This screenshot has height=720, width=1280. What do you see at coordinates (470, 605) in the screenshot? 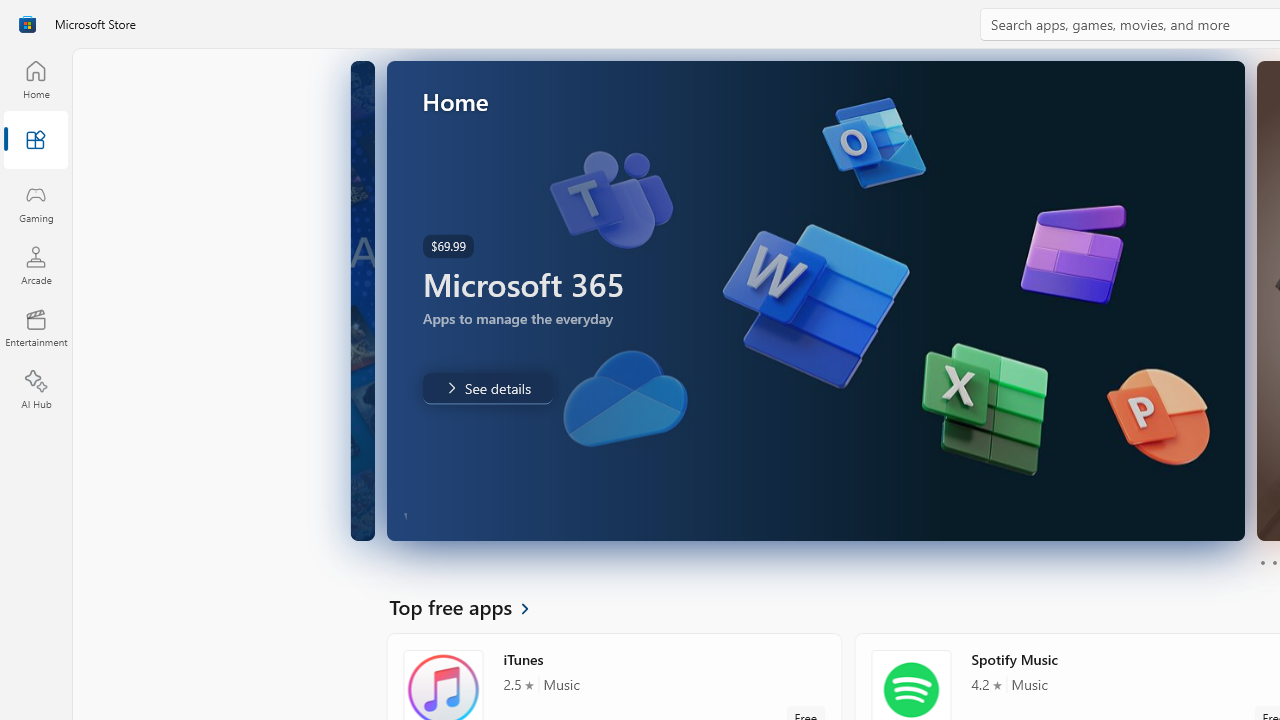
I see `'See all  Top free apps'` at bounding box center [470, 605].